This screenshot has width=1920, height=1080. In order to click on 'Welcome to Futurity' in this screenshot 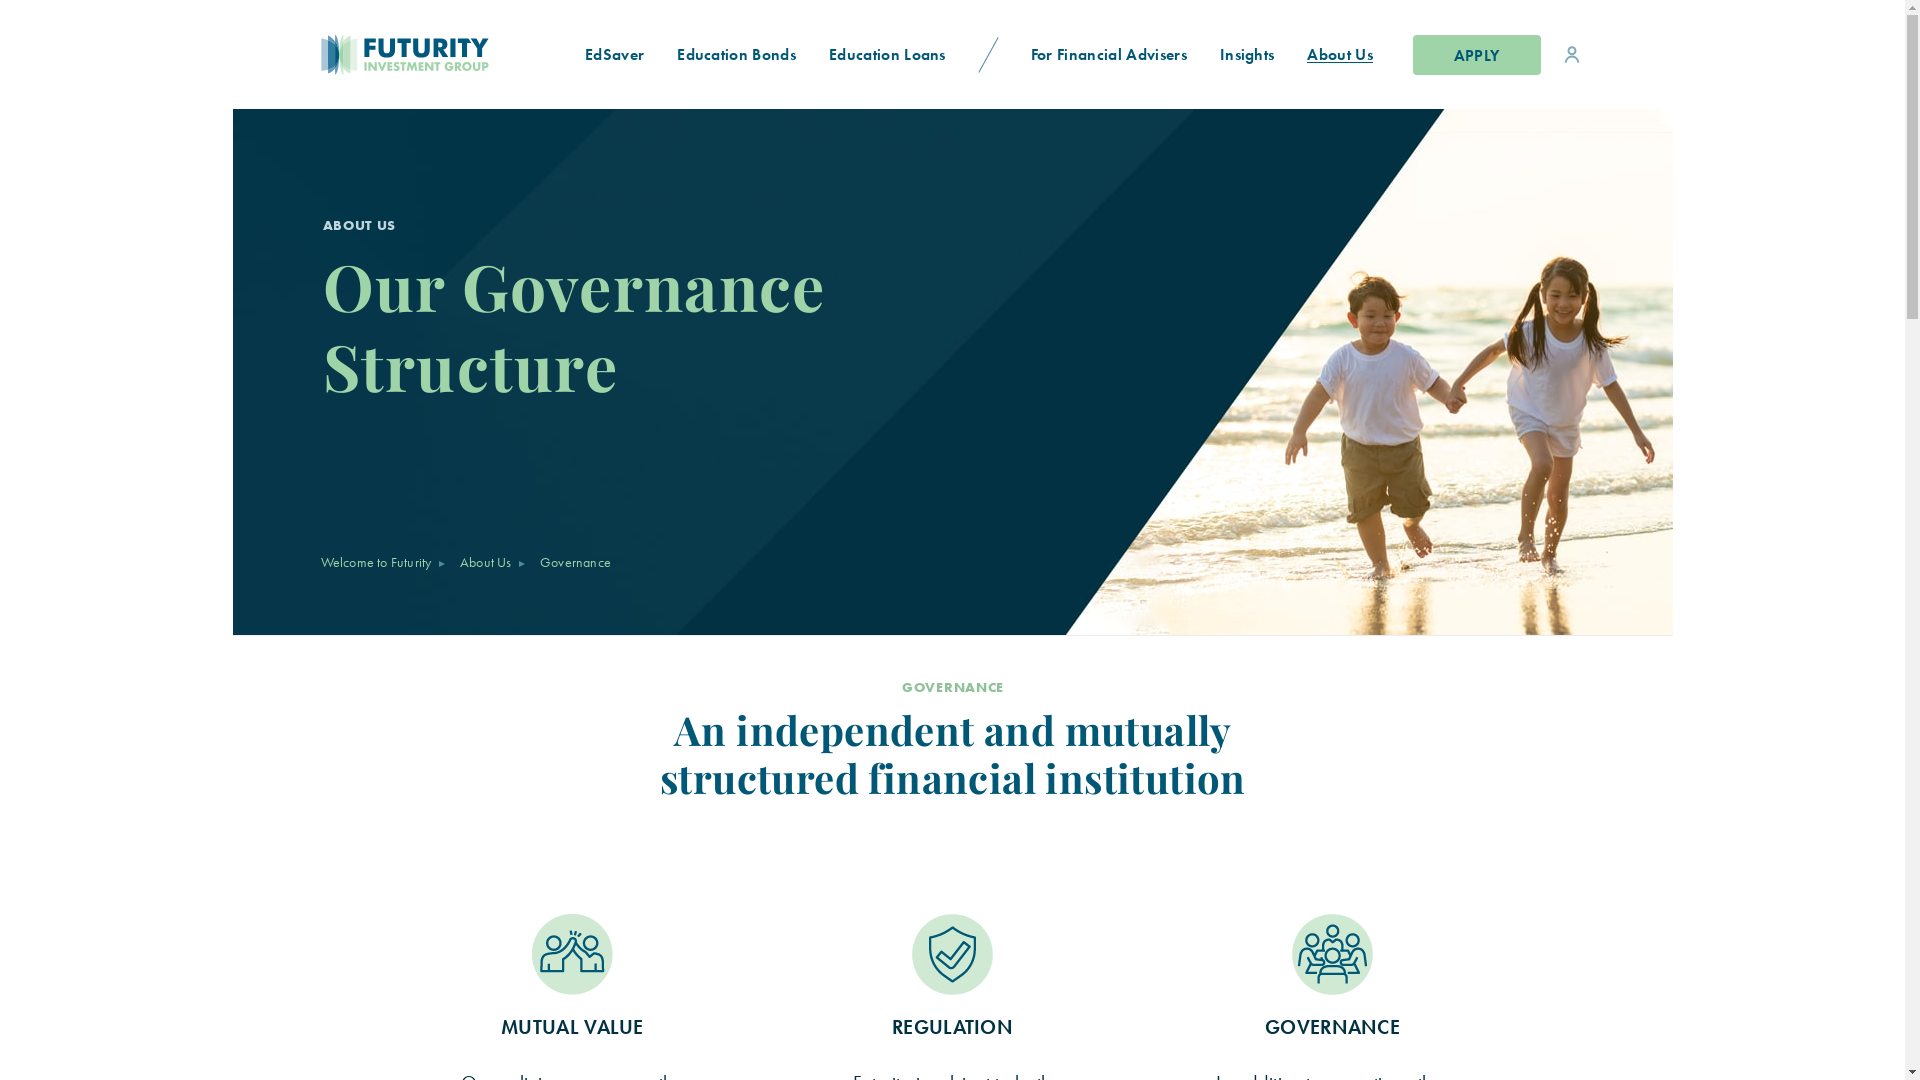, I will do `click(320, 562)`.